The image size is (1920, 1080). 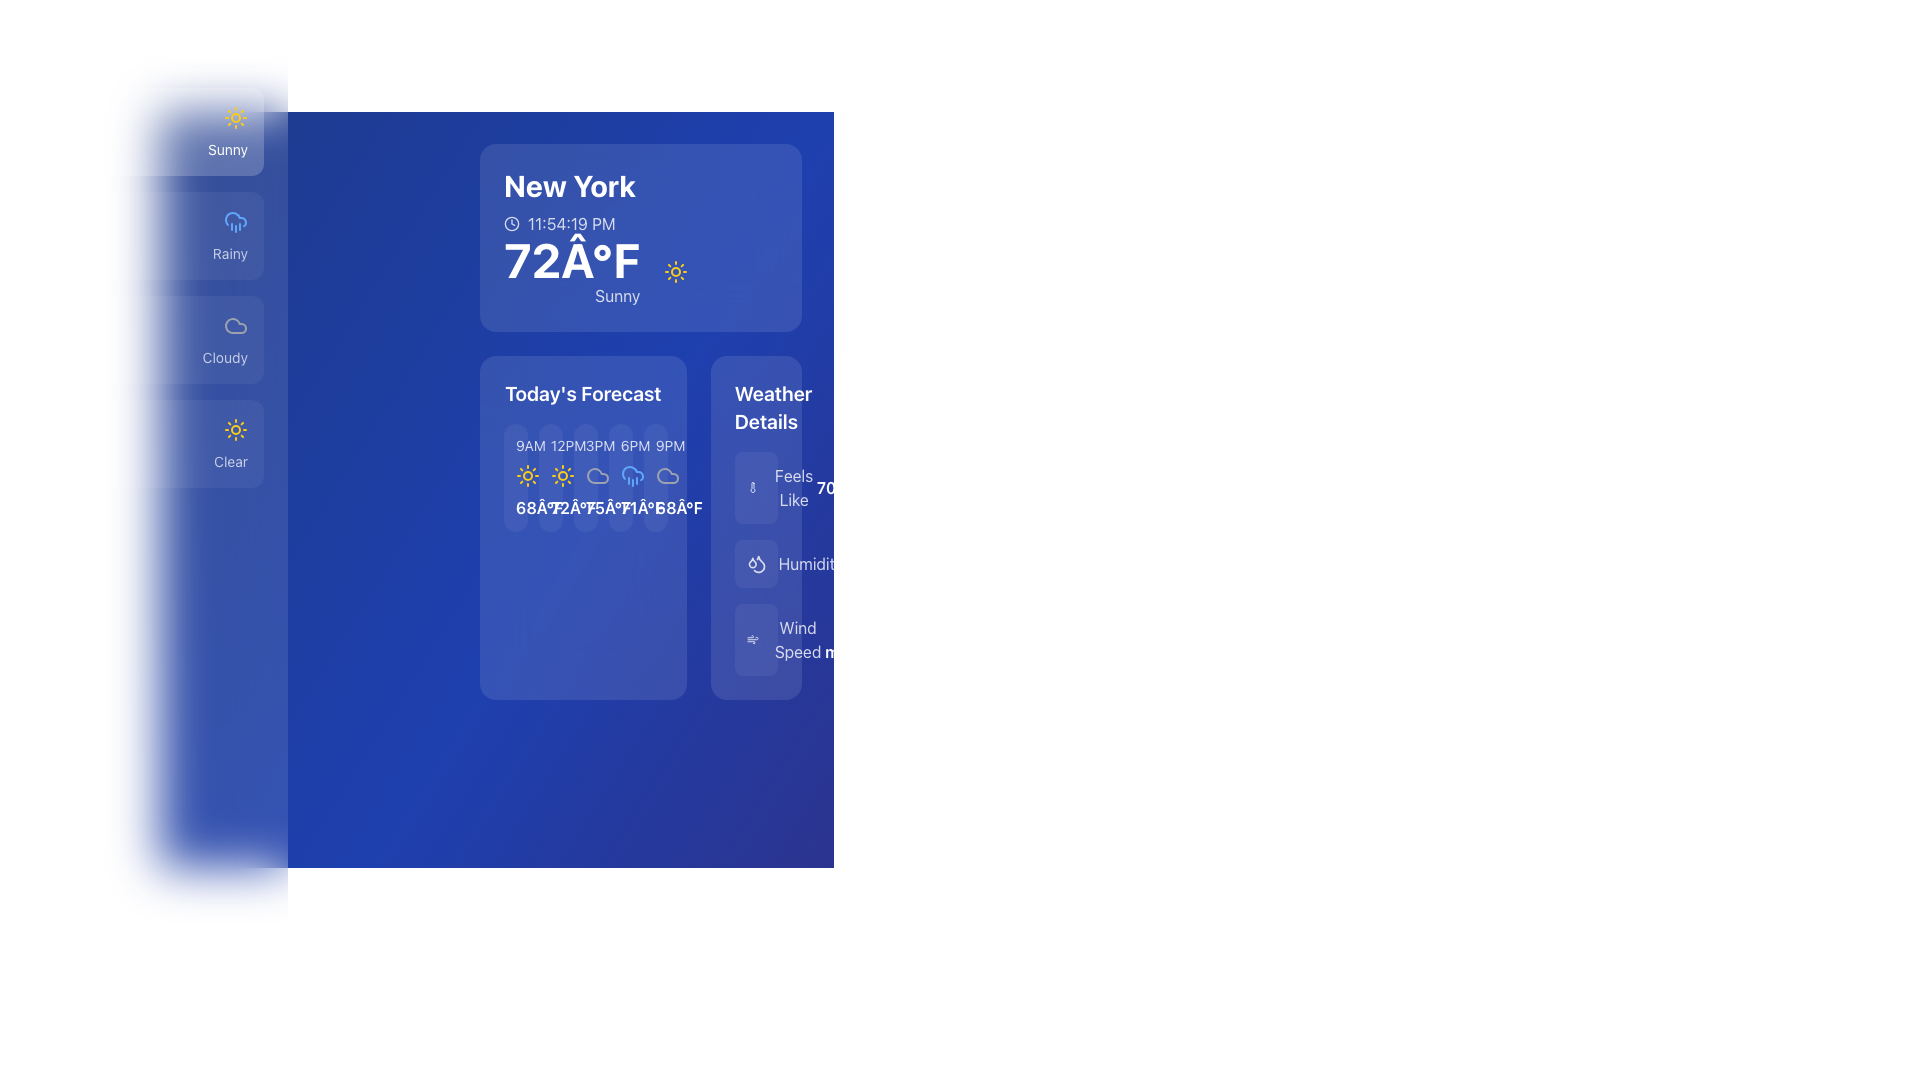 What do you see at coordinates (512, 223) in the screenshot?
I see `circular component of the SVG clock icon located near the upper left part of the clock icon in the sidebar section of the interface` at bounding box center [512, 223].